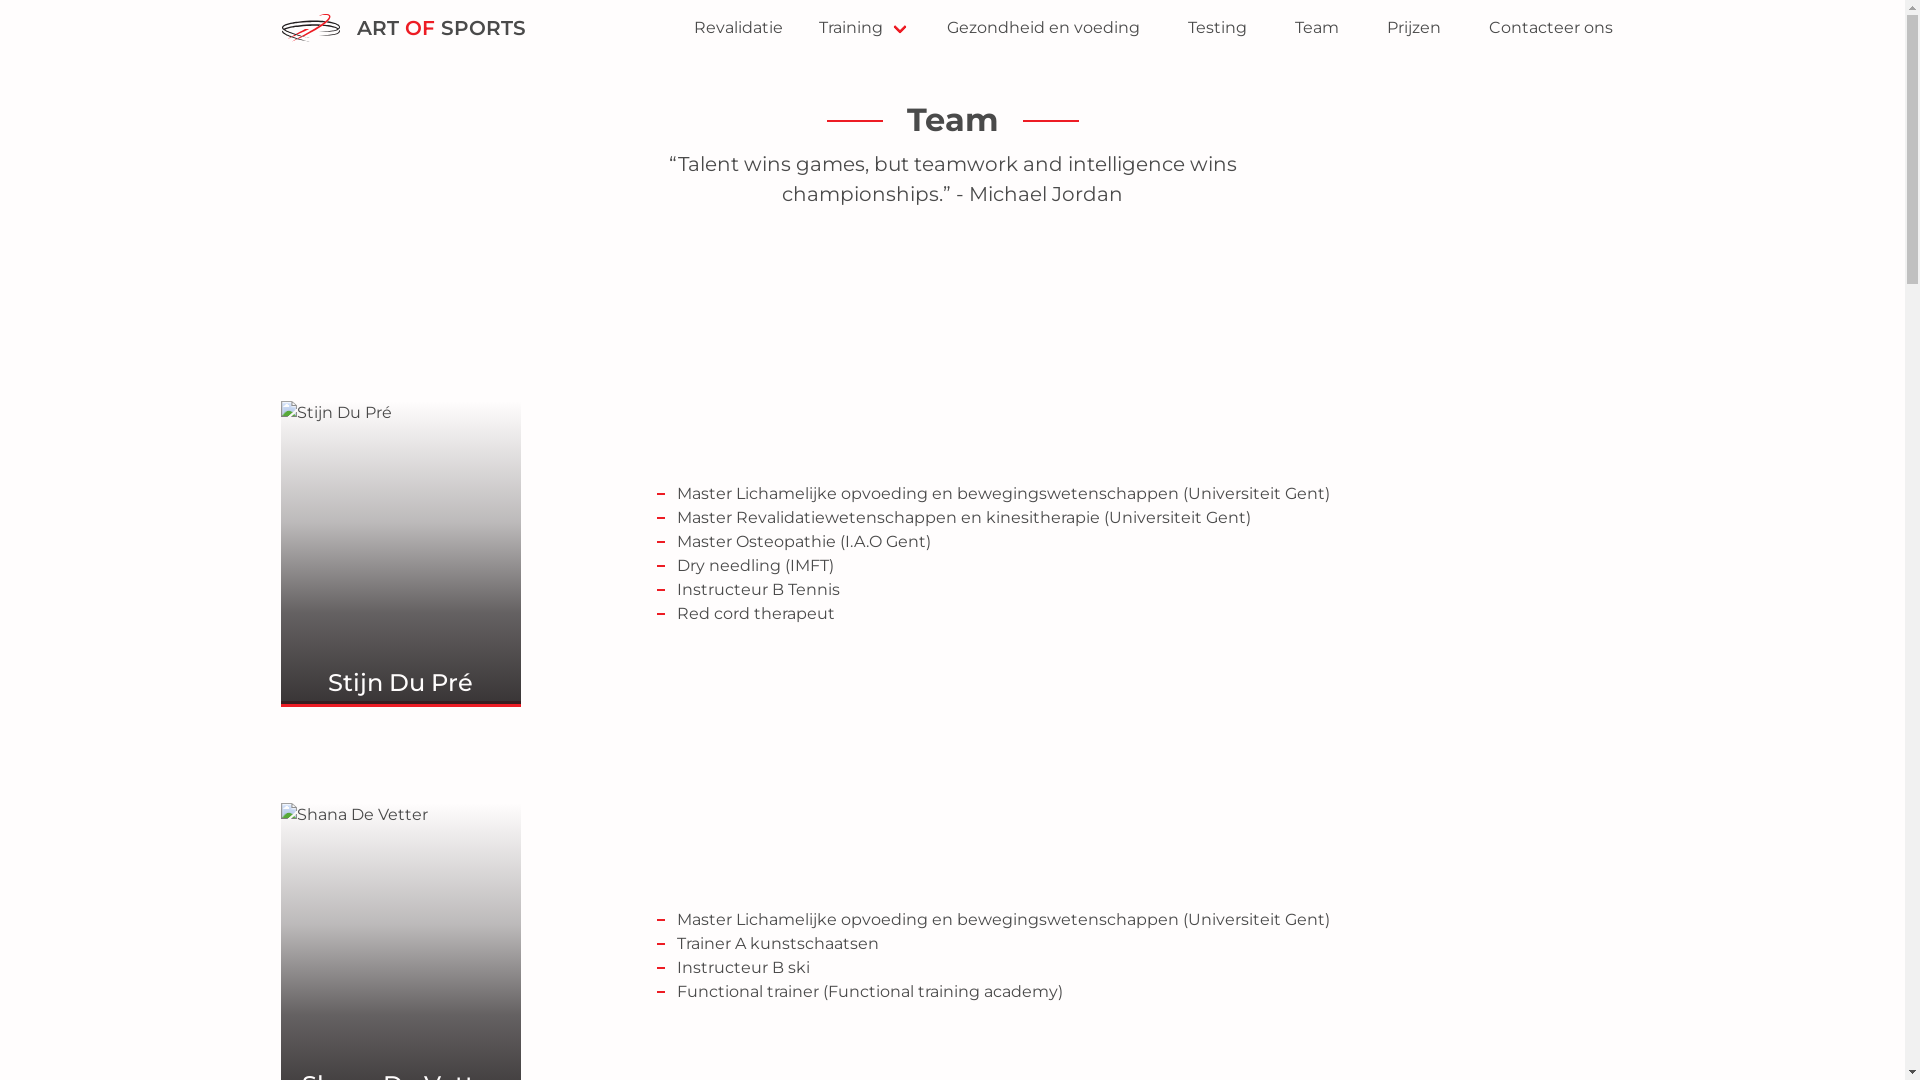 This screenshot has width=1920, height=1080. I want to click on 'Gezondheid en voeding', so click(1041, 27).